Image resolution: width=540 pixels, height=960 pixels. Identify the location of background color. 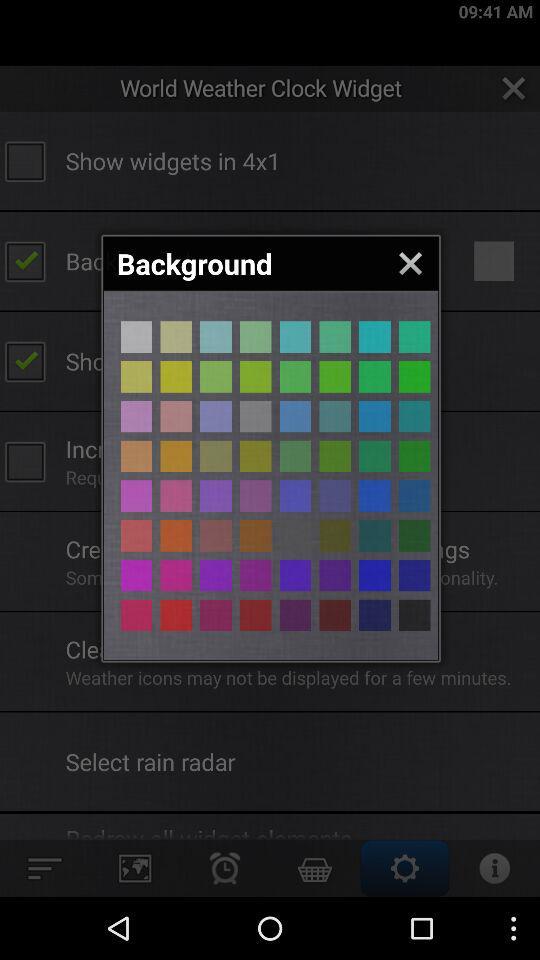
(413, 337).